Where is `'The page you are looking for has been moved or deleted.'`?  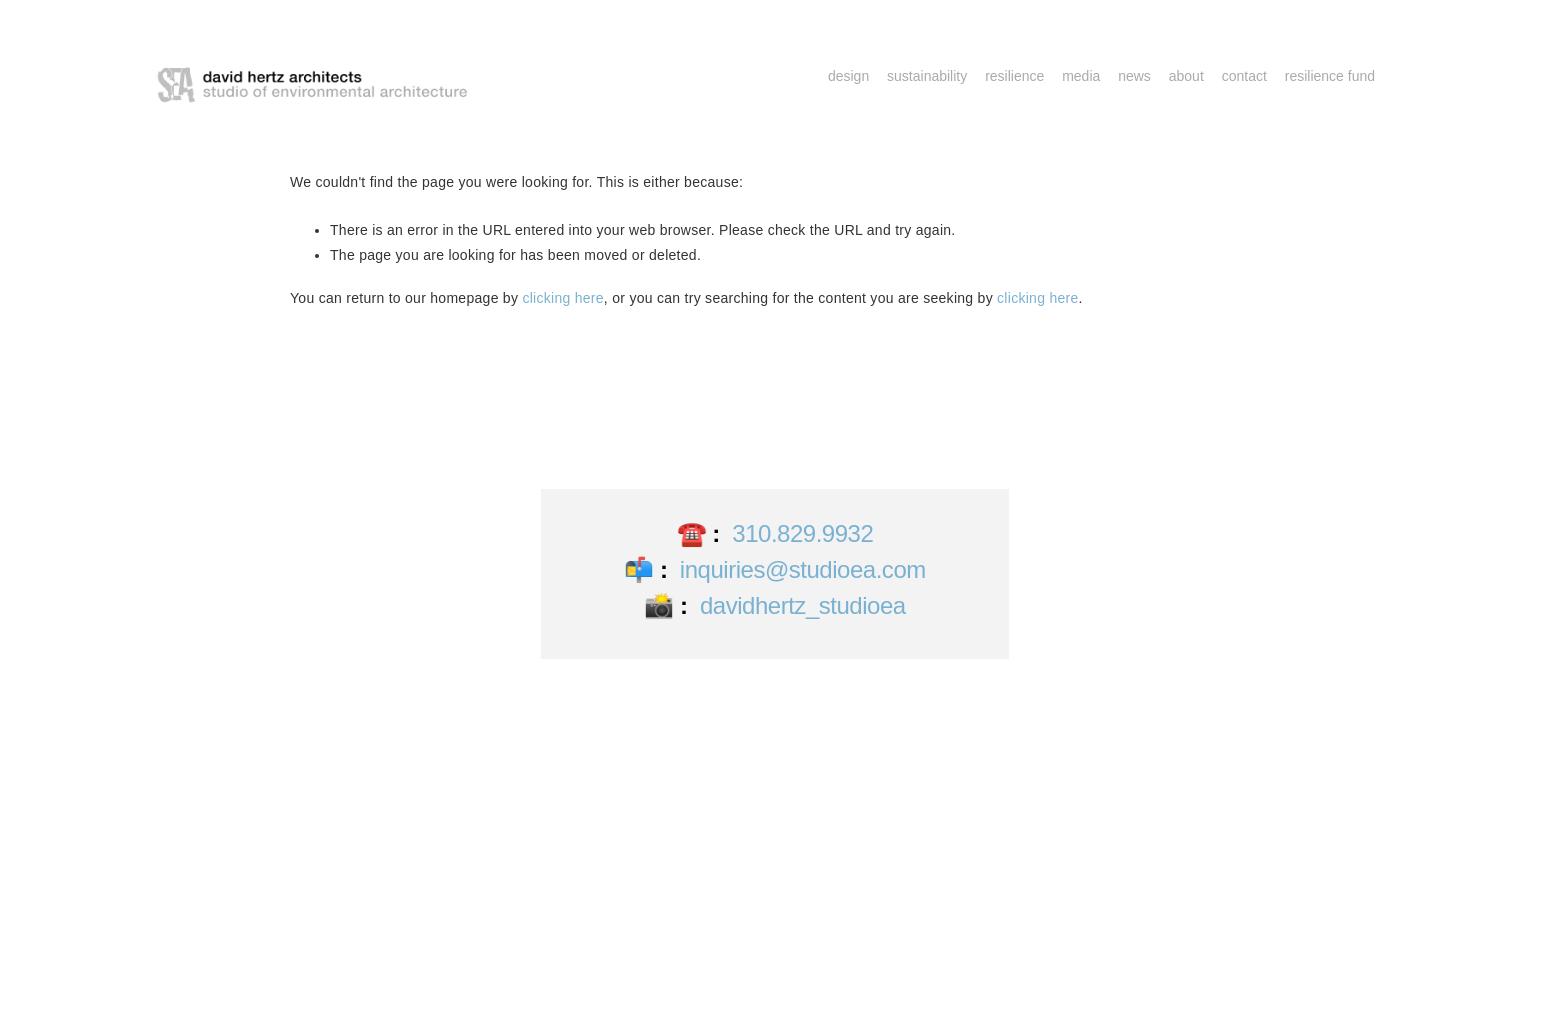 'The page you are looking for has been moved or deleted.' is located at coordinates (514, 255).